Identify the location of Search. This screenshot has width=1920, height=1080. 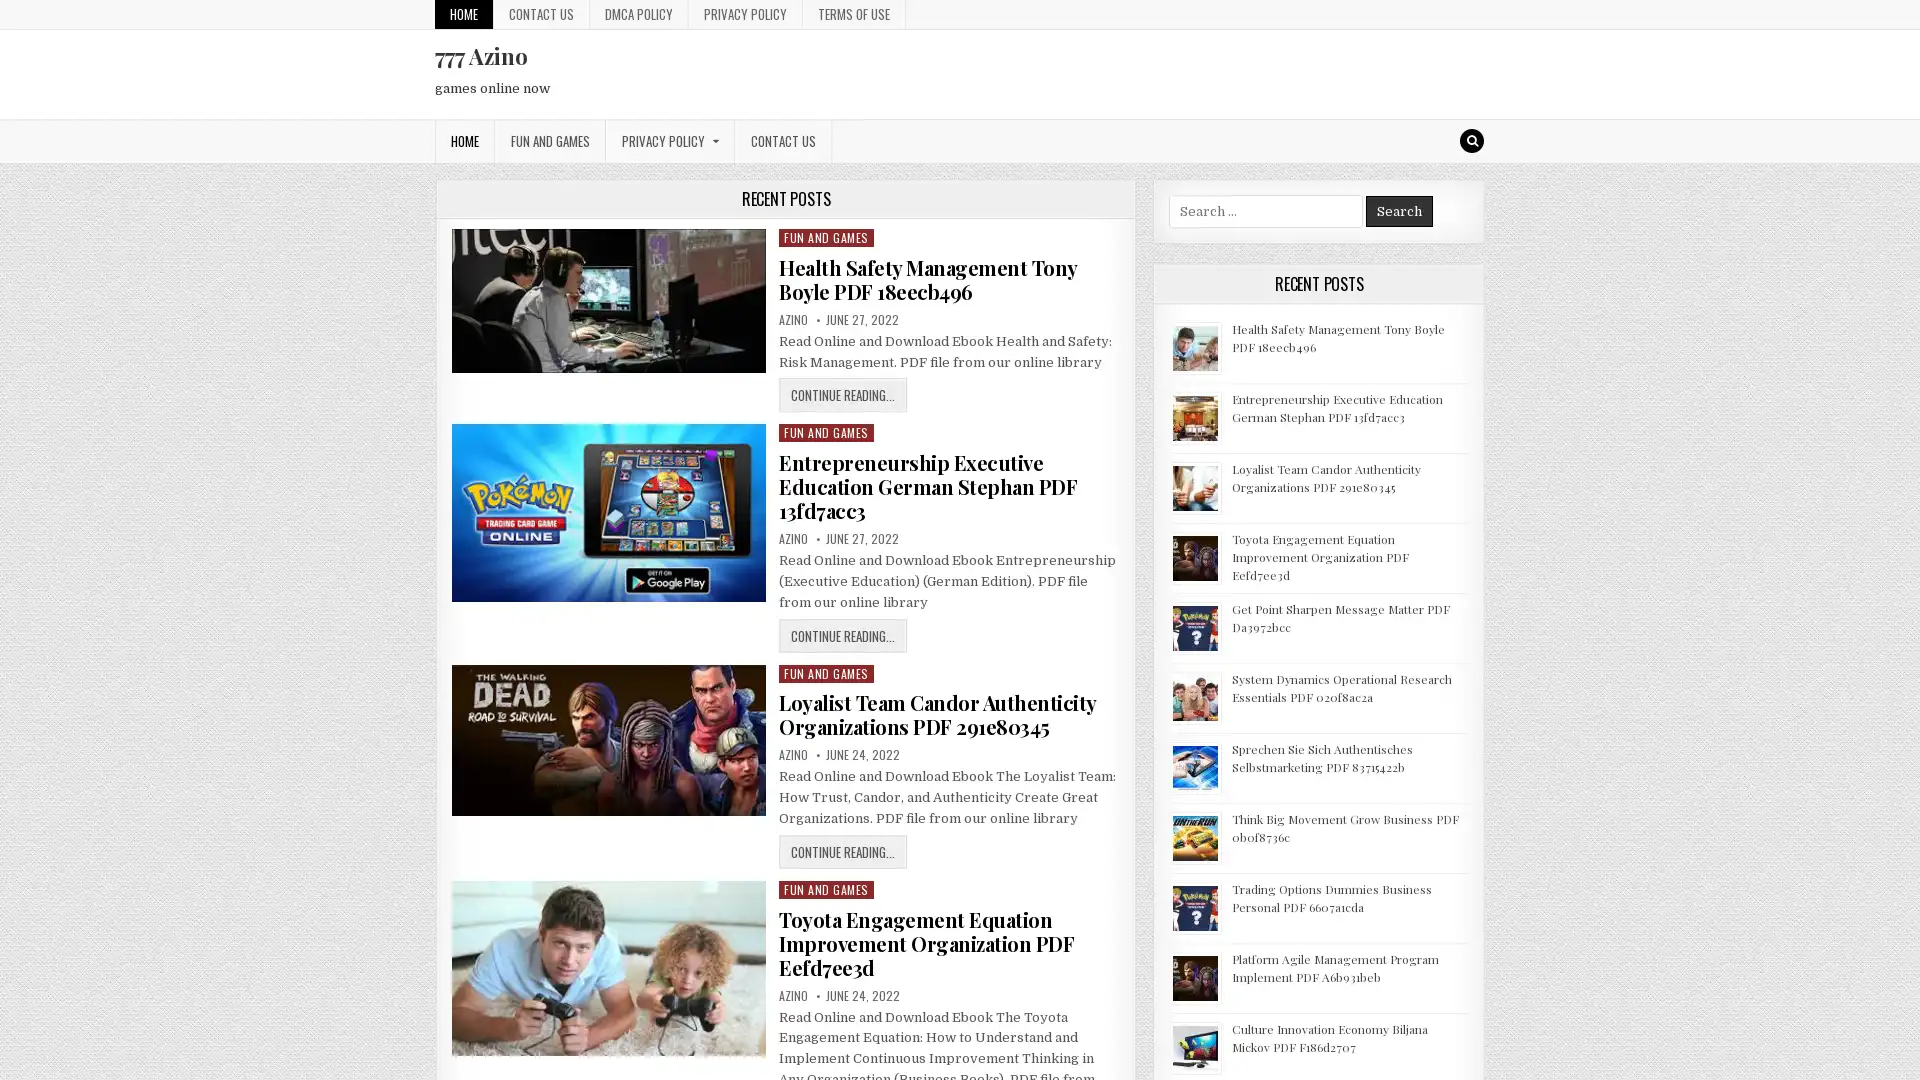
(1398, 211).